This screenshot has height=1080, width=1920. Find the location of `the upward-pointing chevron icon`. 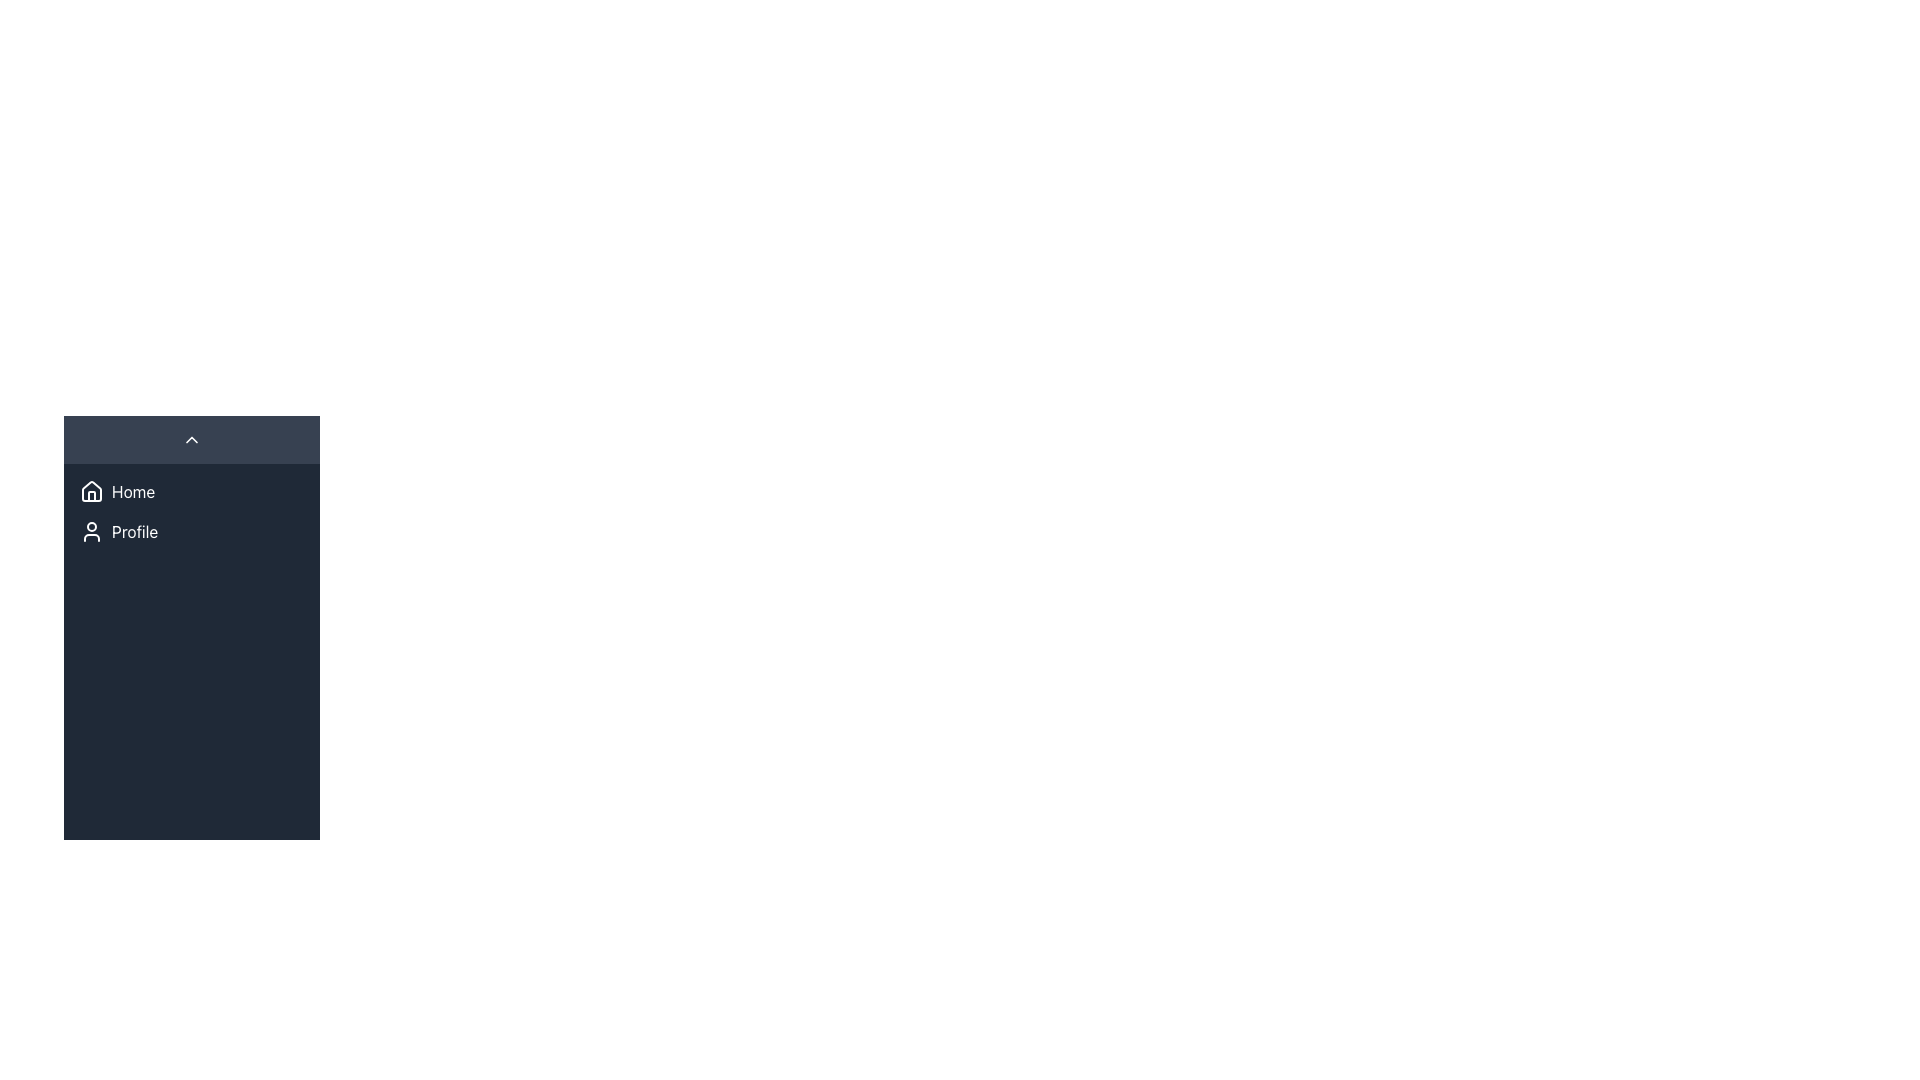

the upward-pointing chevron icon is located at coordinates (192, 438).